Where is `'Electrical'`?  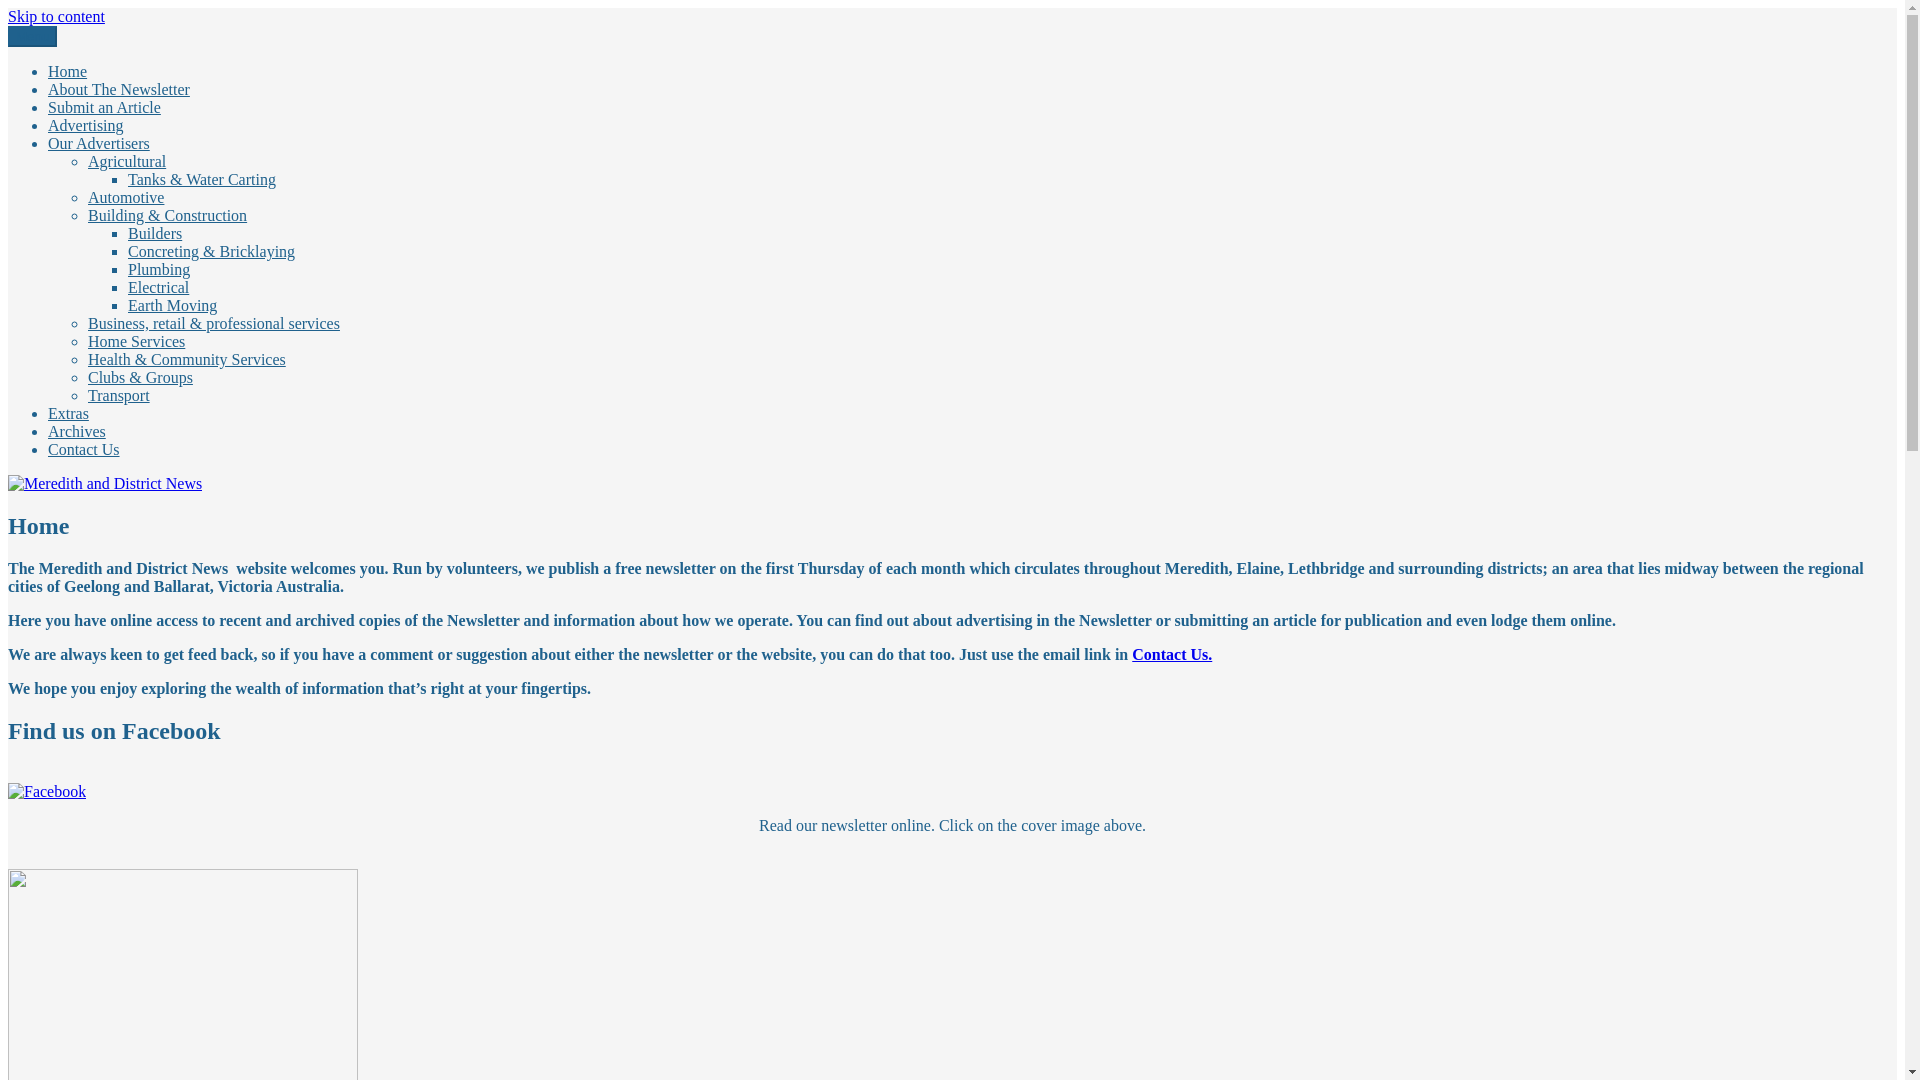
'Electrical' is located at coordinates (127, 287).